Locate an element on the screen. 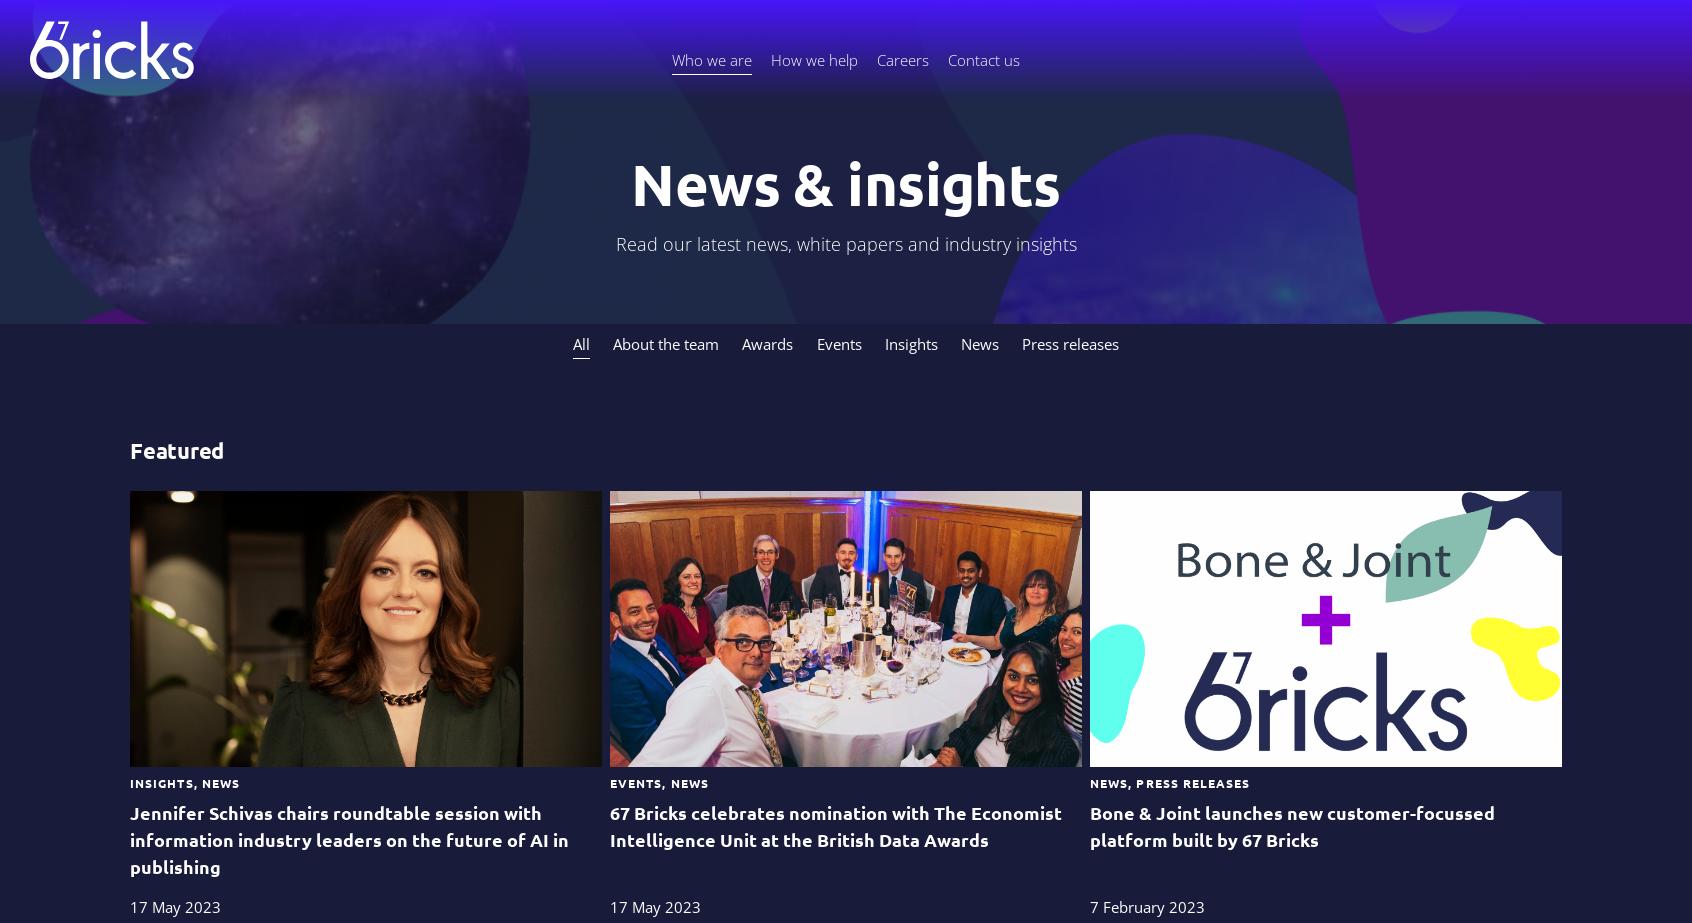  '7 February 2023' is located at coordinates (1145, 905).